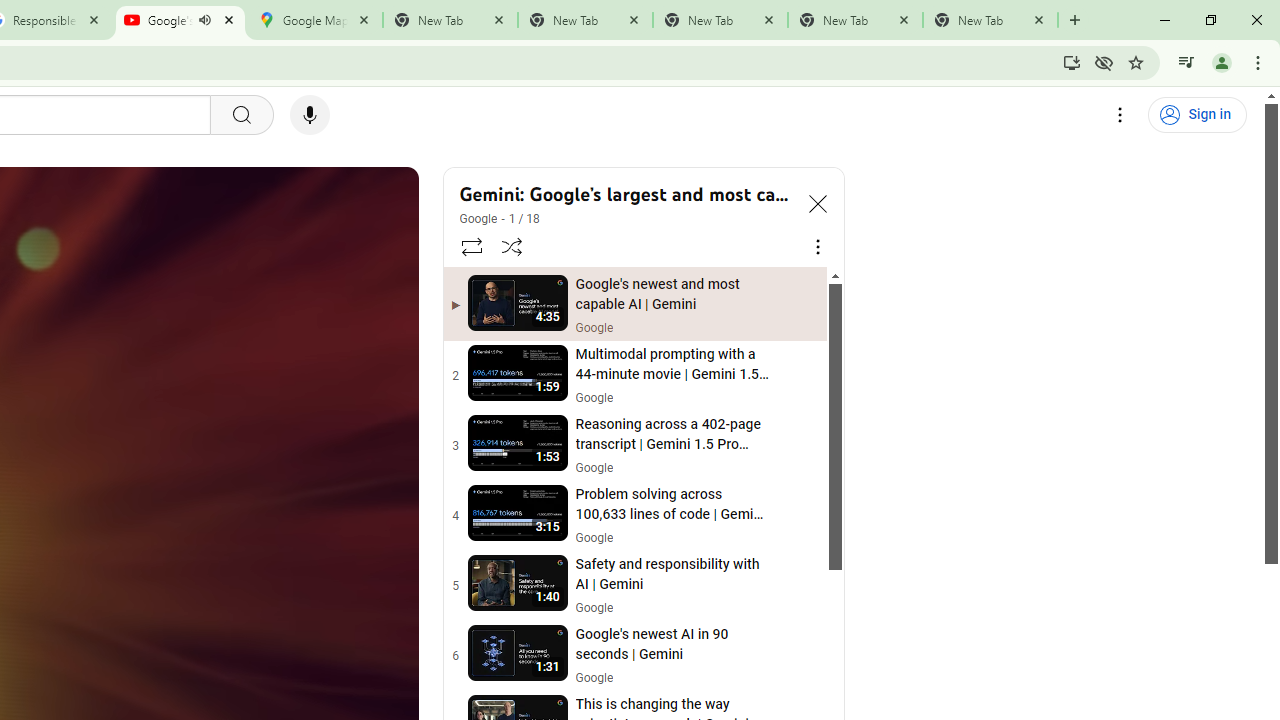  Describe the element at coordinates (990, 20) in the screenshot. I see `'New Tab'` at that location.